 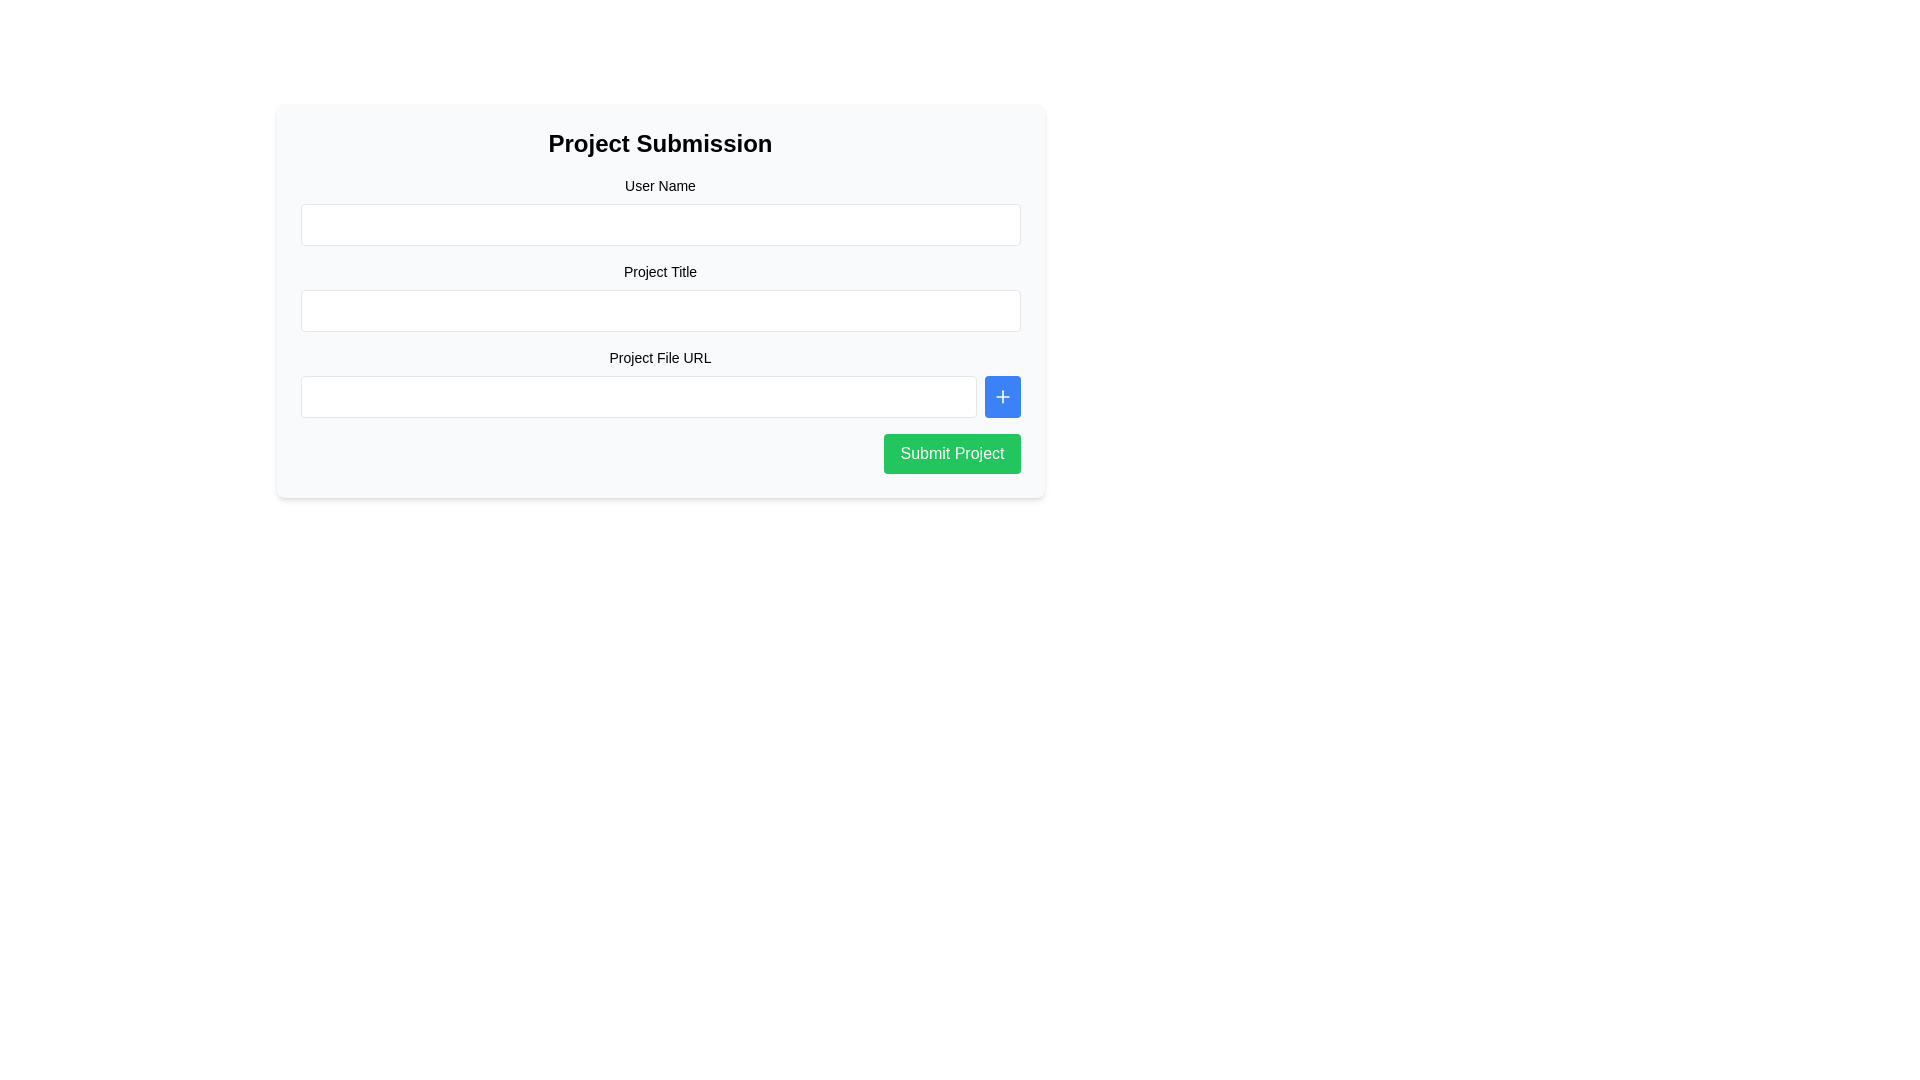 What do you see at coordinates (1002, 397) in the screenshot?
I see `the small plus-shaped icon with a blue background, located to the right of the 'Project File URL' input field` at bounding box center [1002, 397].